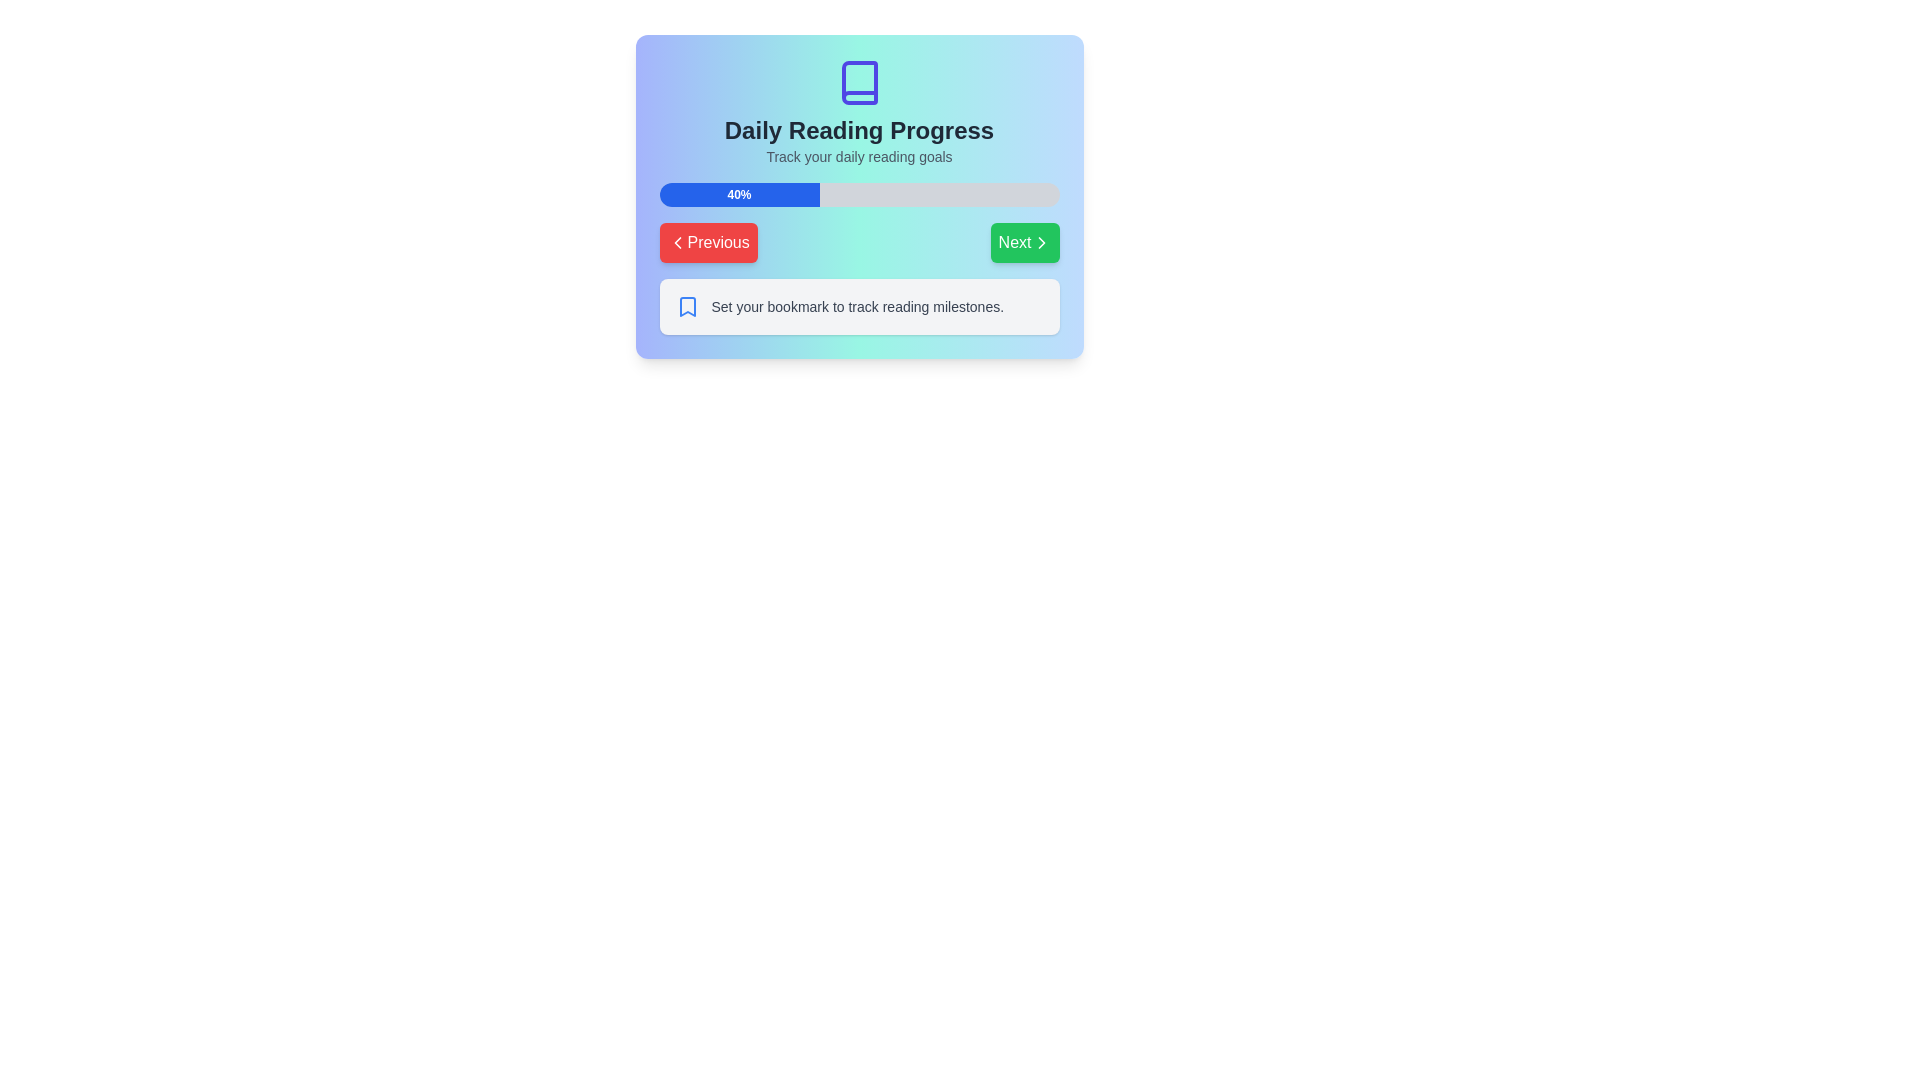  What do you see at coordinates (687, 307) in the screenshot?
I see `the bookmarking icon located to the left of the text in the 'Set your bookmark to track reading milestones.' section, which is the only icon in its immediate vicinity` at bounding box center [687, 307].